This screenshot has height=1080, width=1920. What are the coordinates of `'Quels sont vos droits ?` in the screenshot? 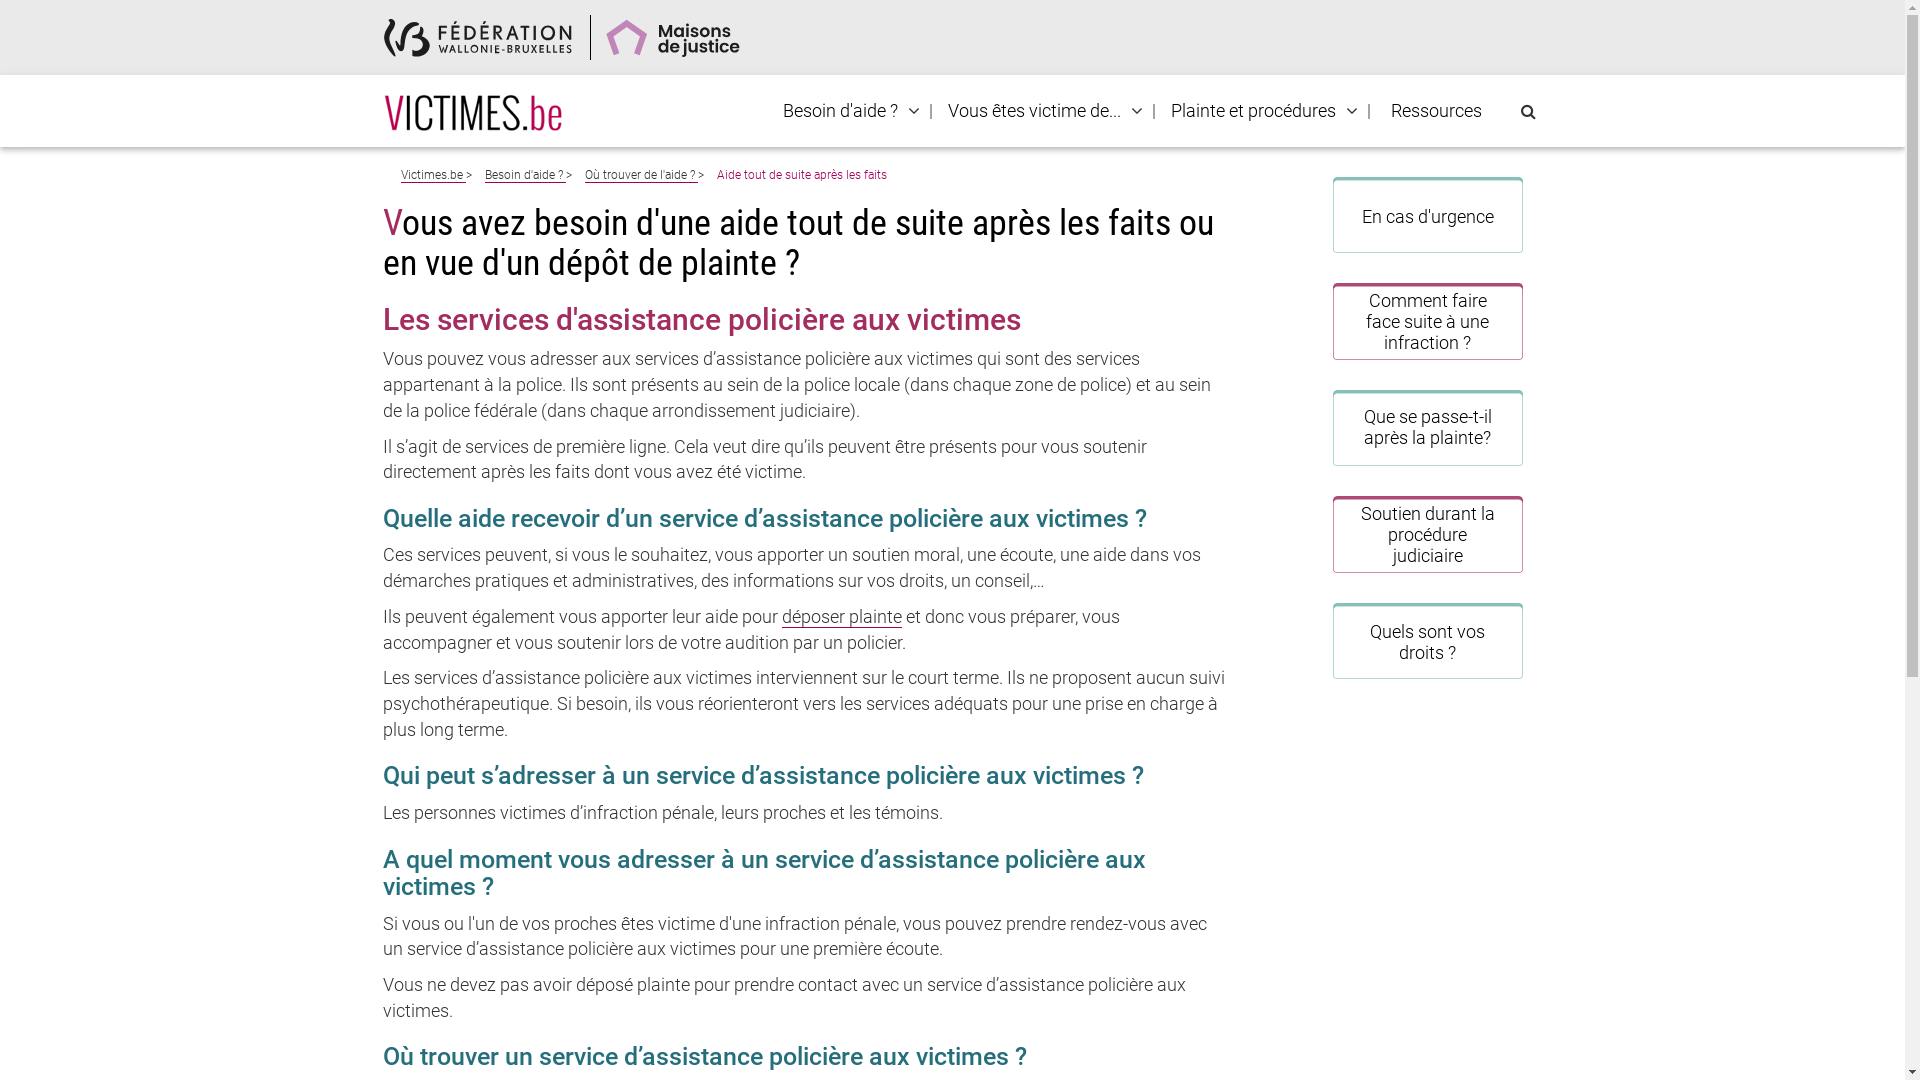 It's located at (1426, 640).